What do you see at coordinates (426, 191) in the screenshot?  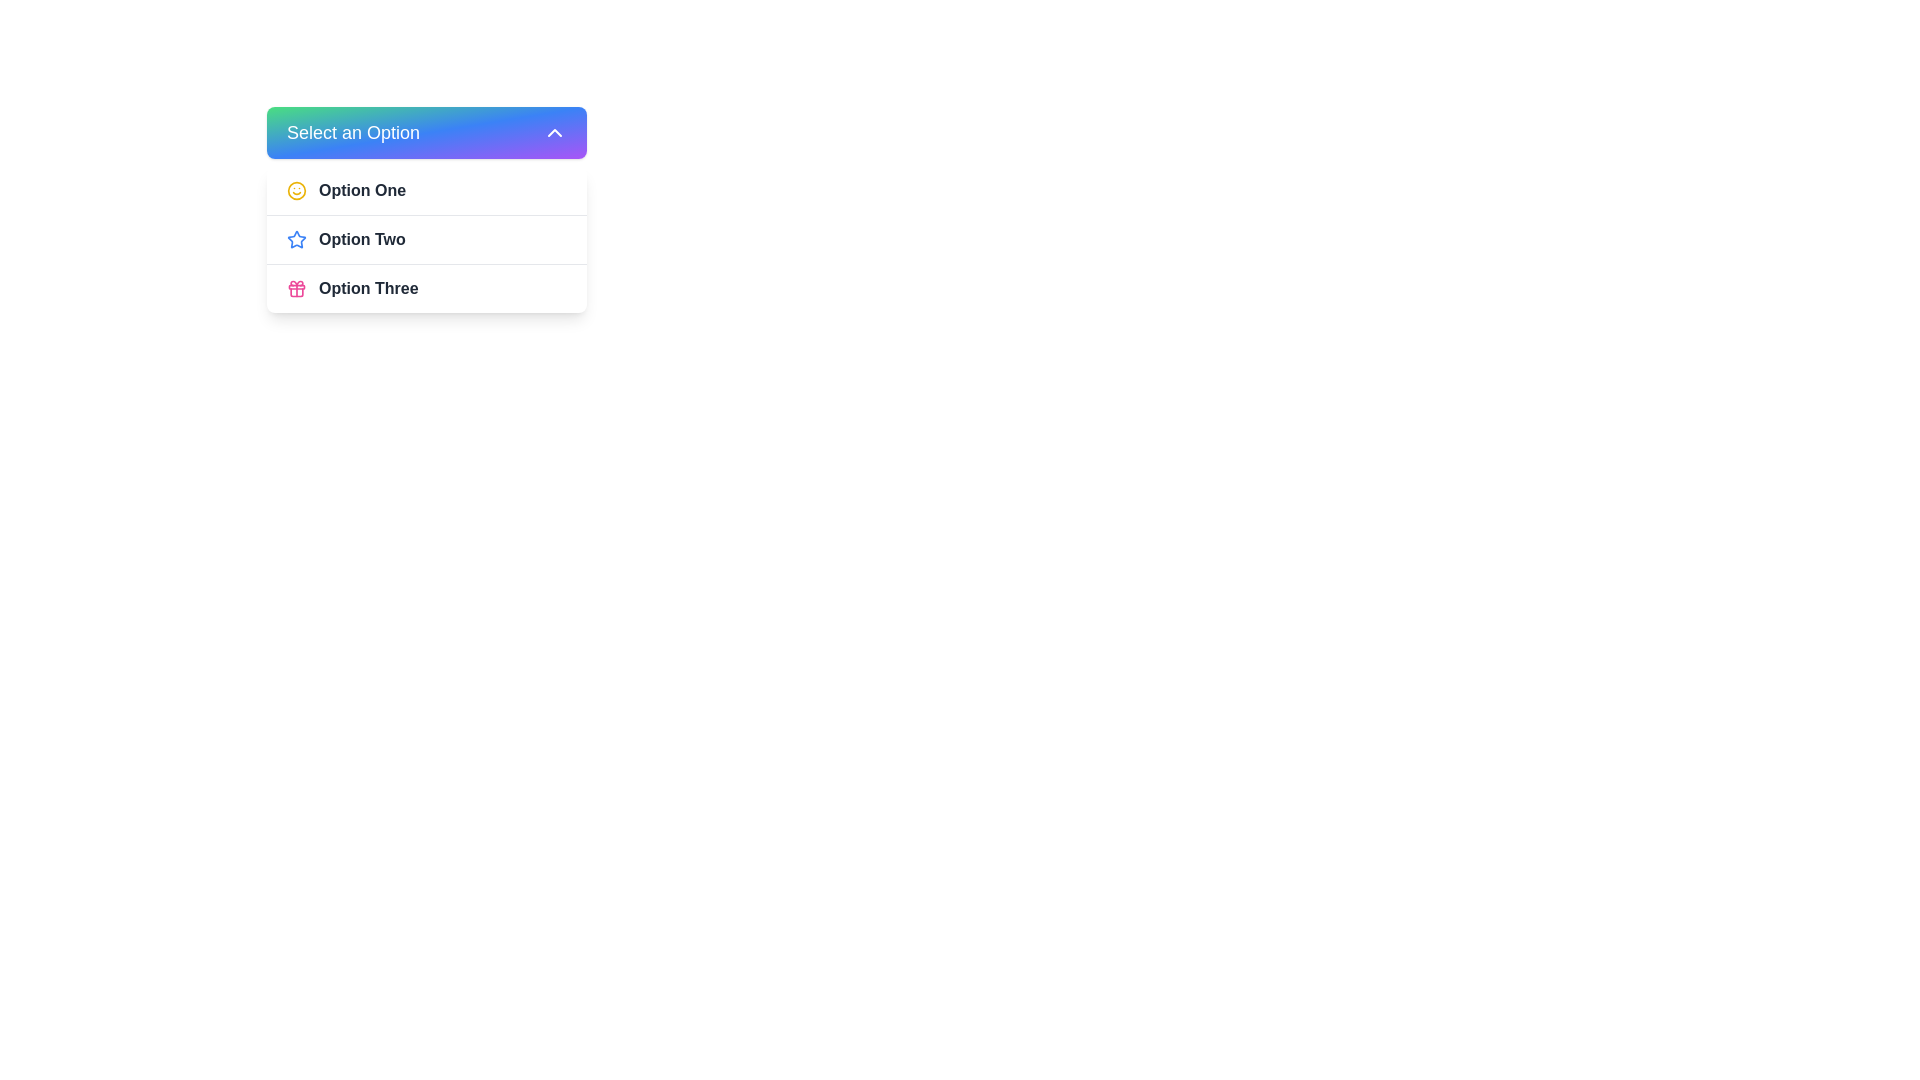 I see `the first option labeled 'Option One' in the dropdown menu` at bounding box center [426, 191].